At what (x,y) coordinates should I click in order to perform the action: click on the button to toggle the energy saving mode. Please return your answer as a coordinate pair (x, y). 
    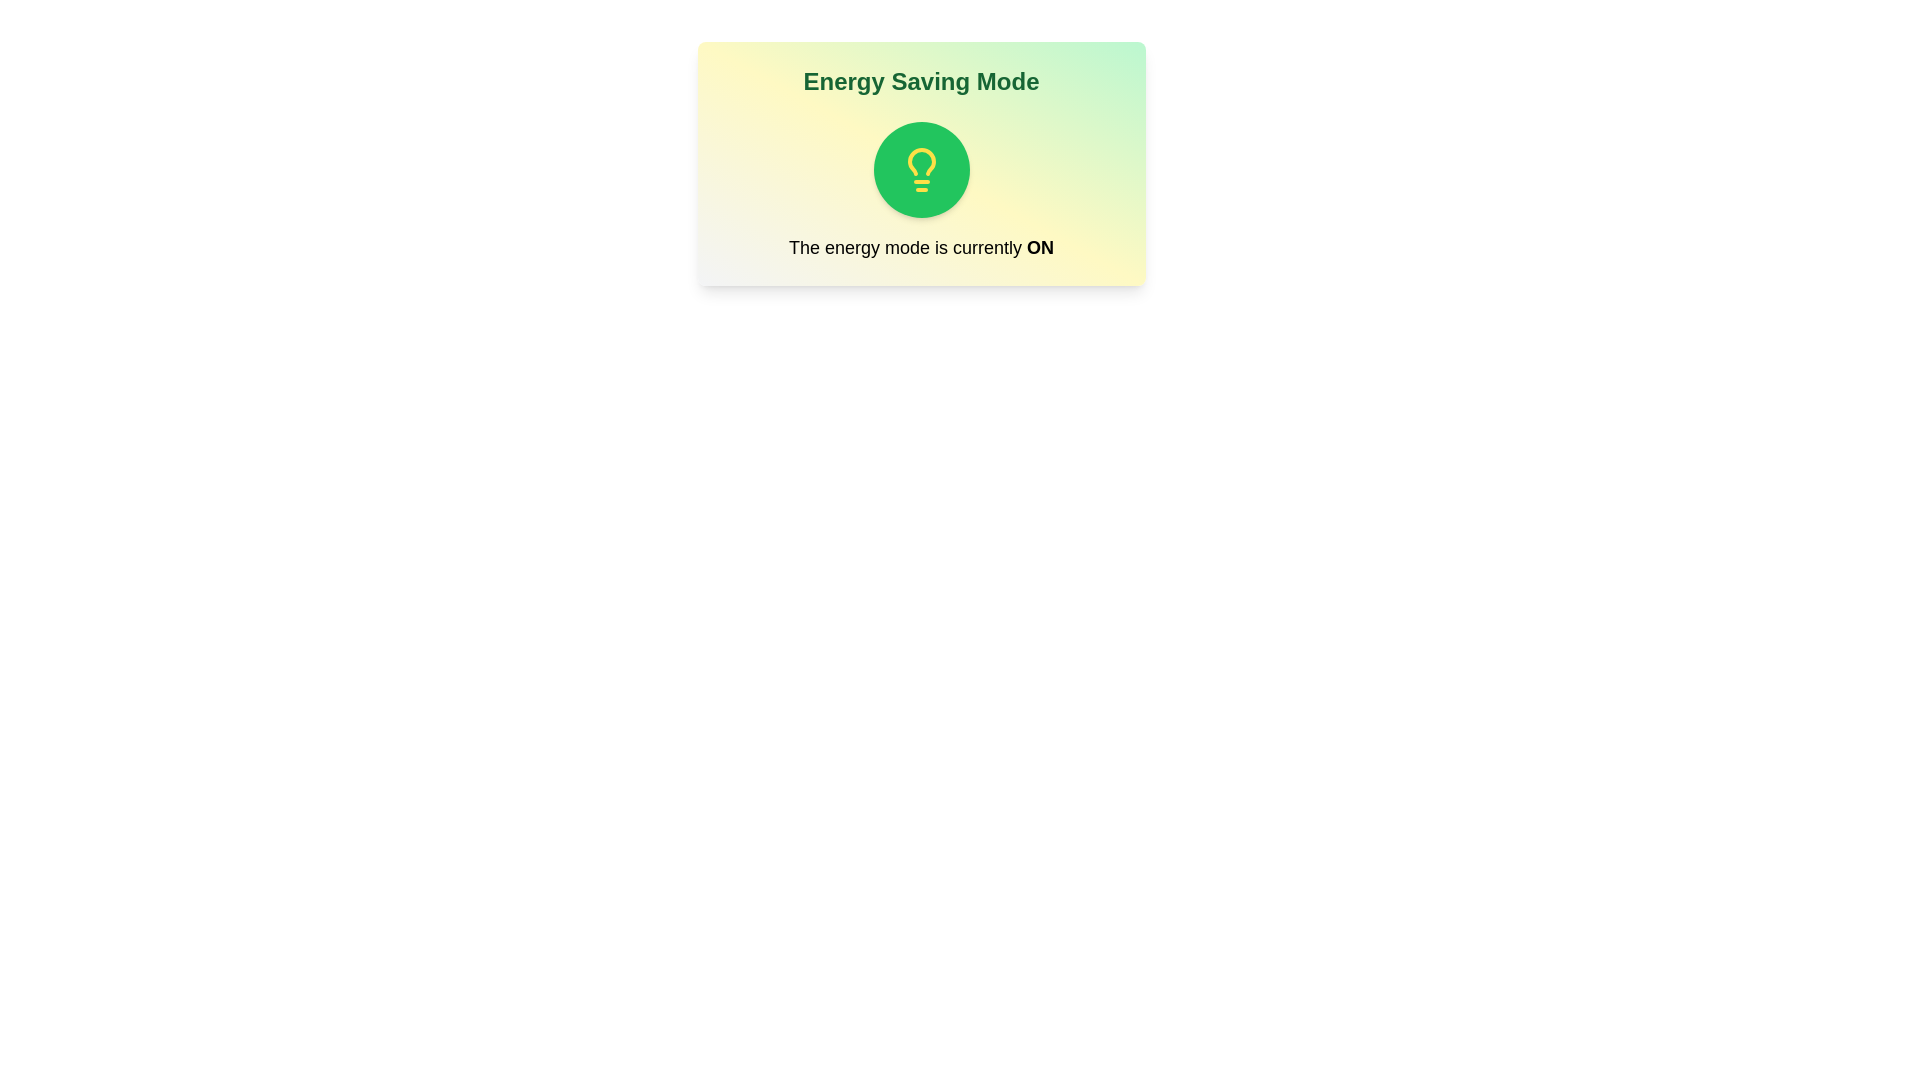
    Looking at the image, I should click on (920, 168).